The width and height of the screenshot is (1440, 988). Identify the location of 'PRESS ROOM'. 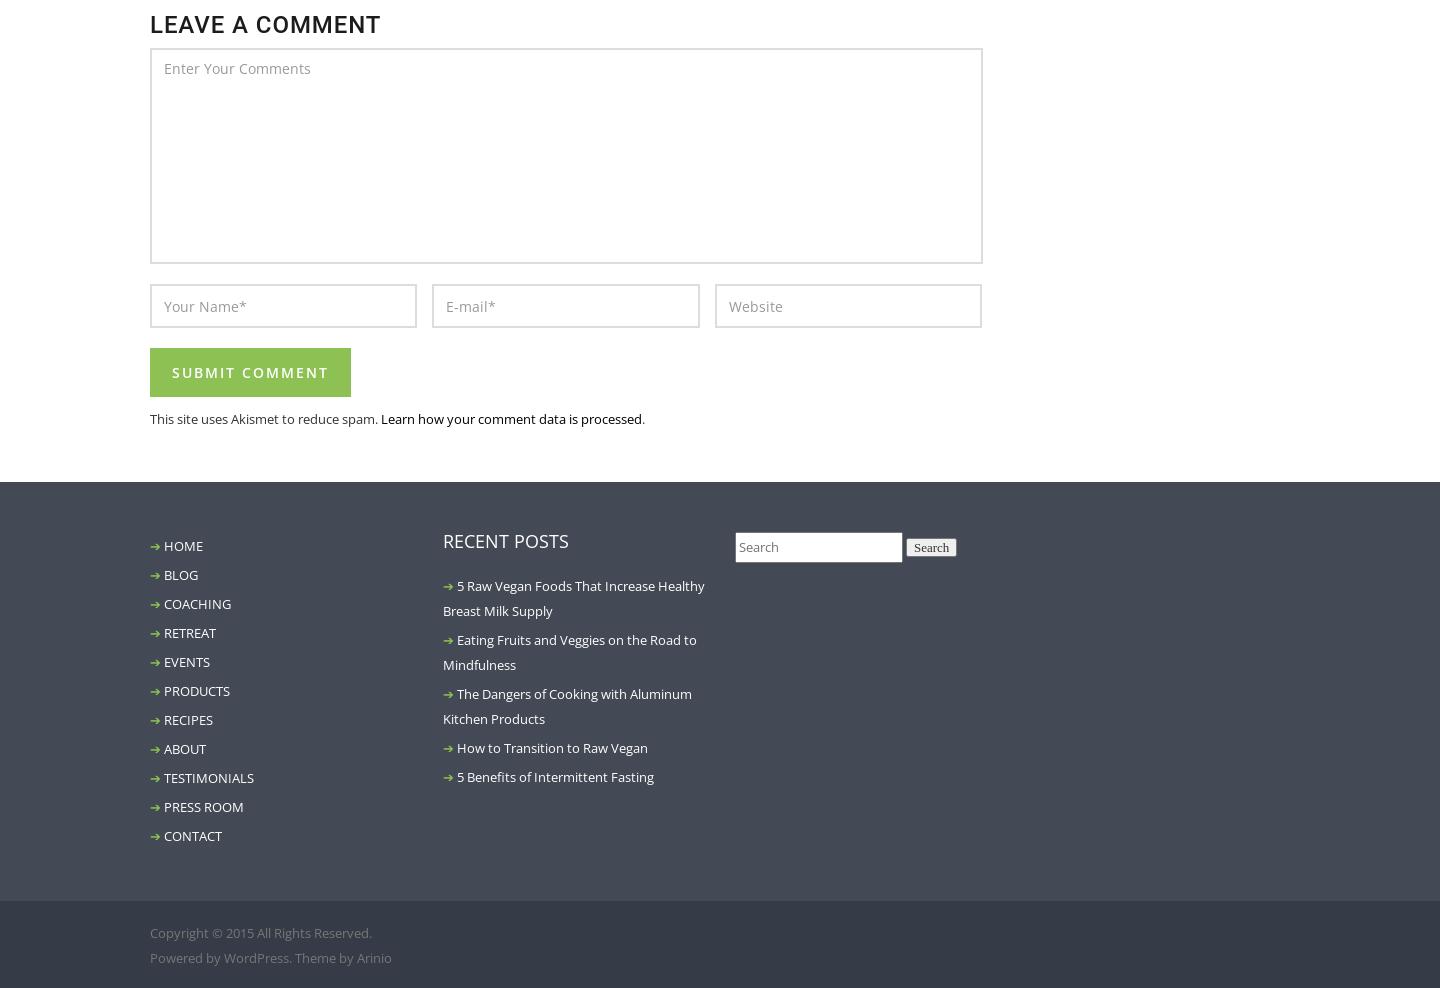
(204, 806).